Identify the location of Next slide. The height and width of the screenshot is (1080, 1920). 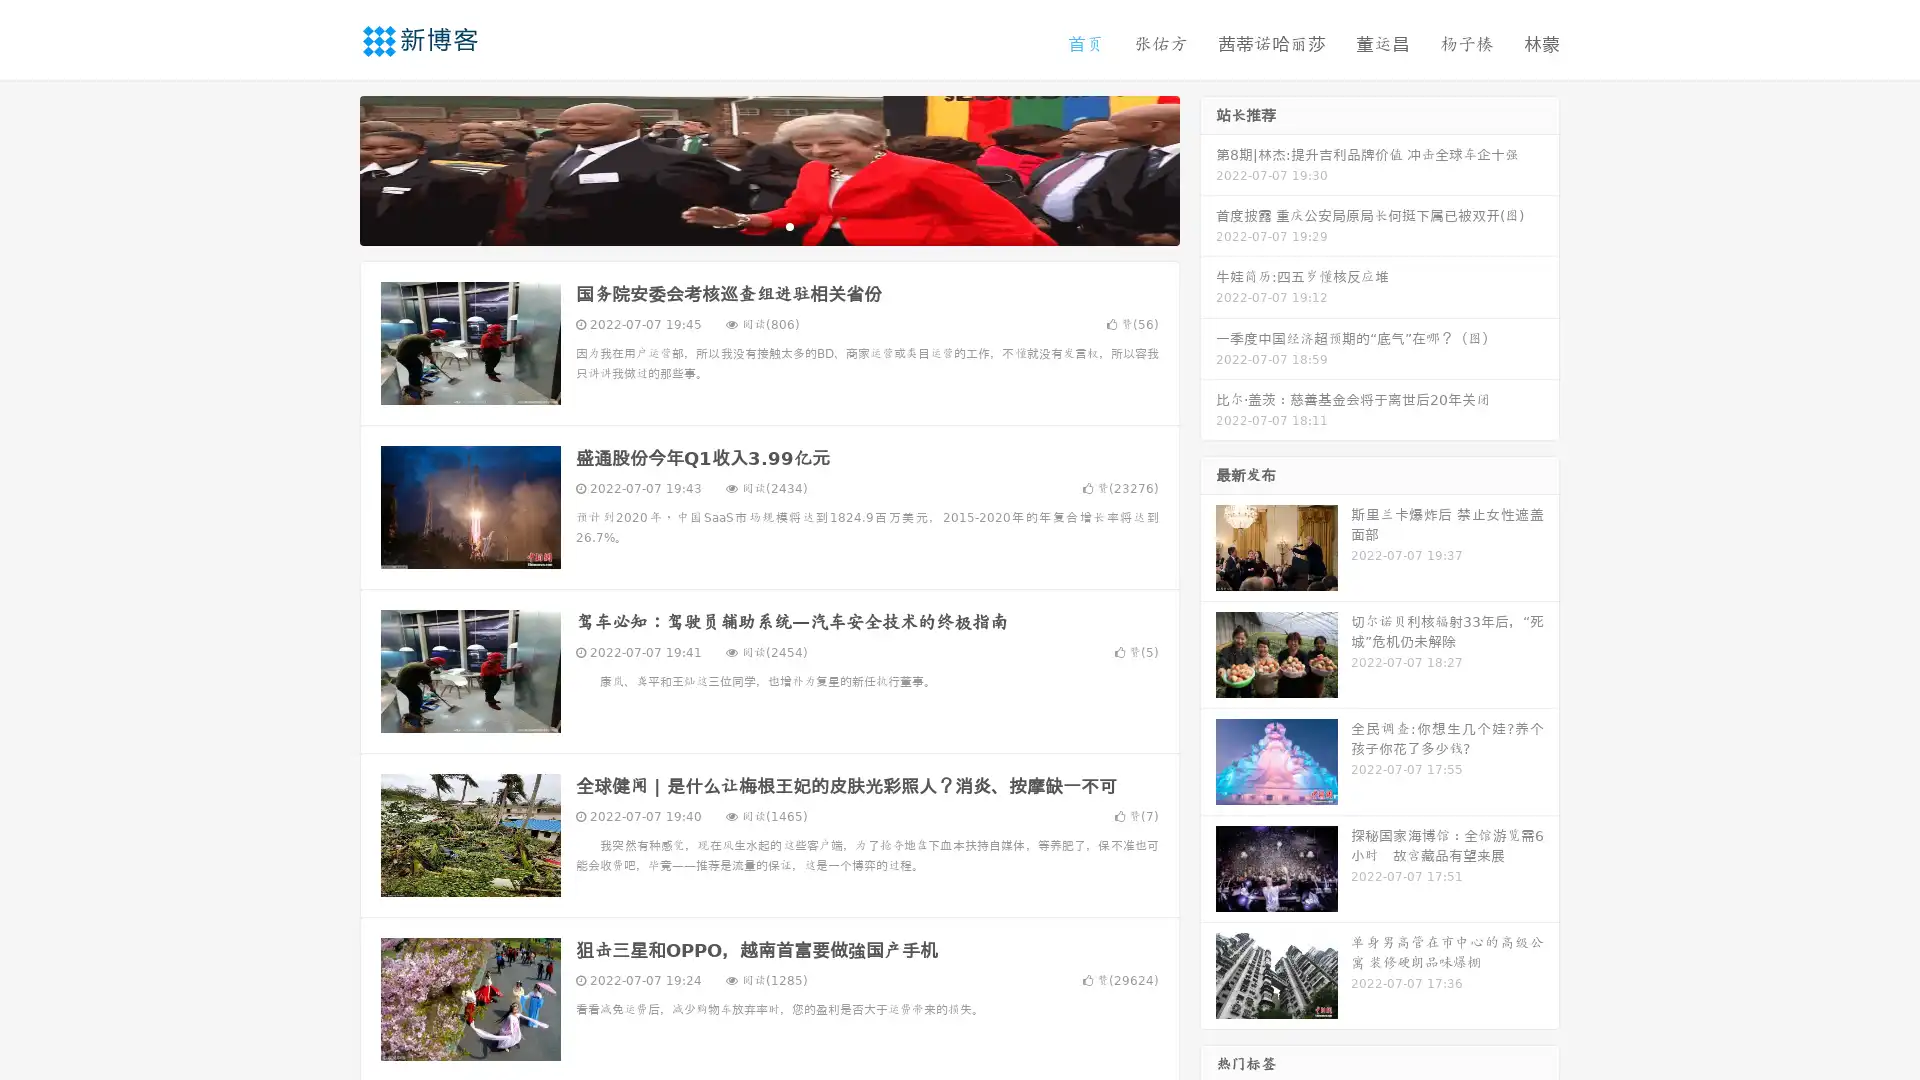
(1208, 168).